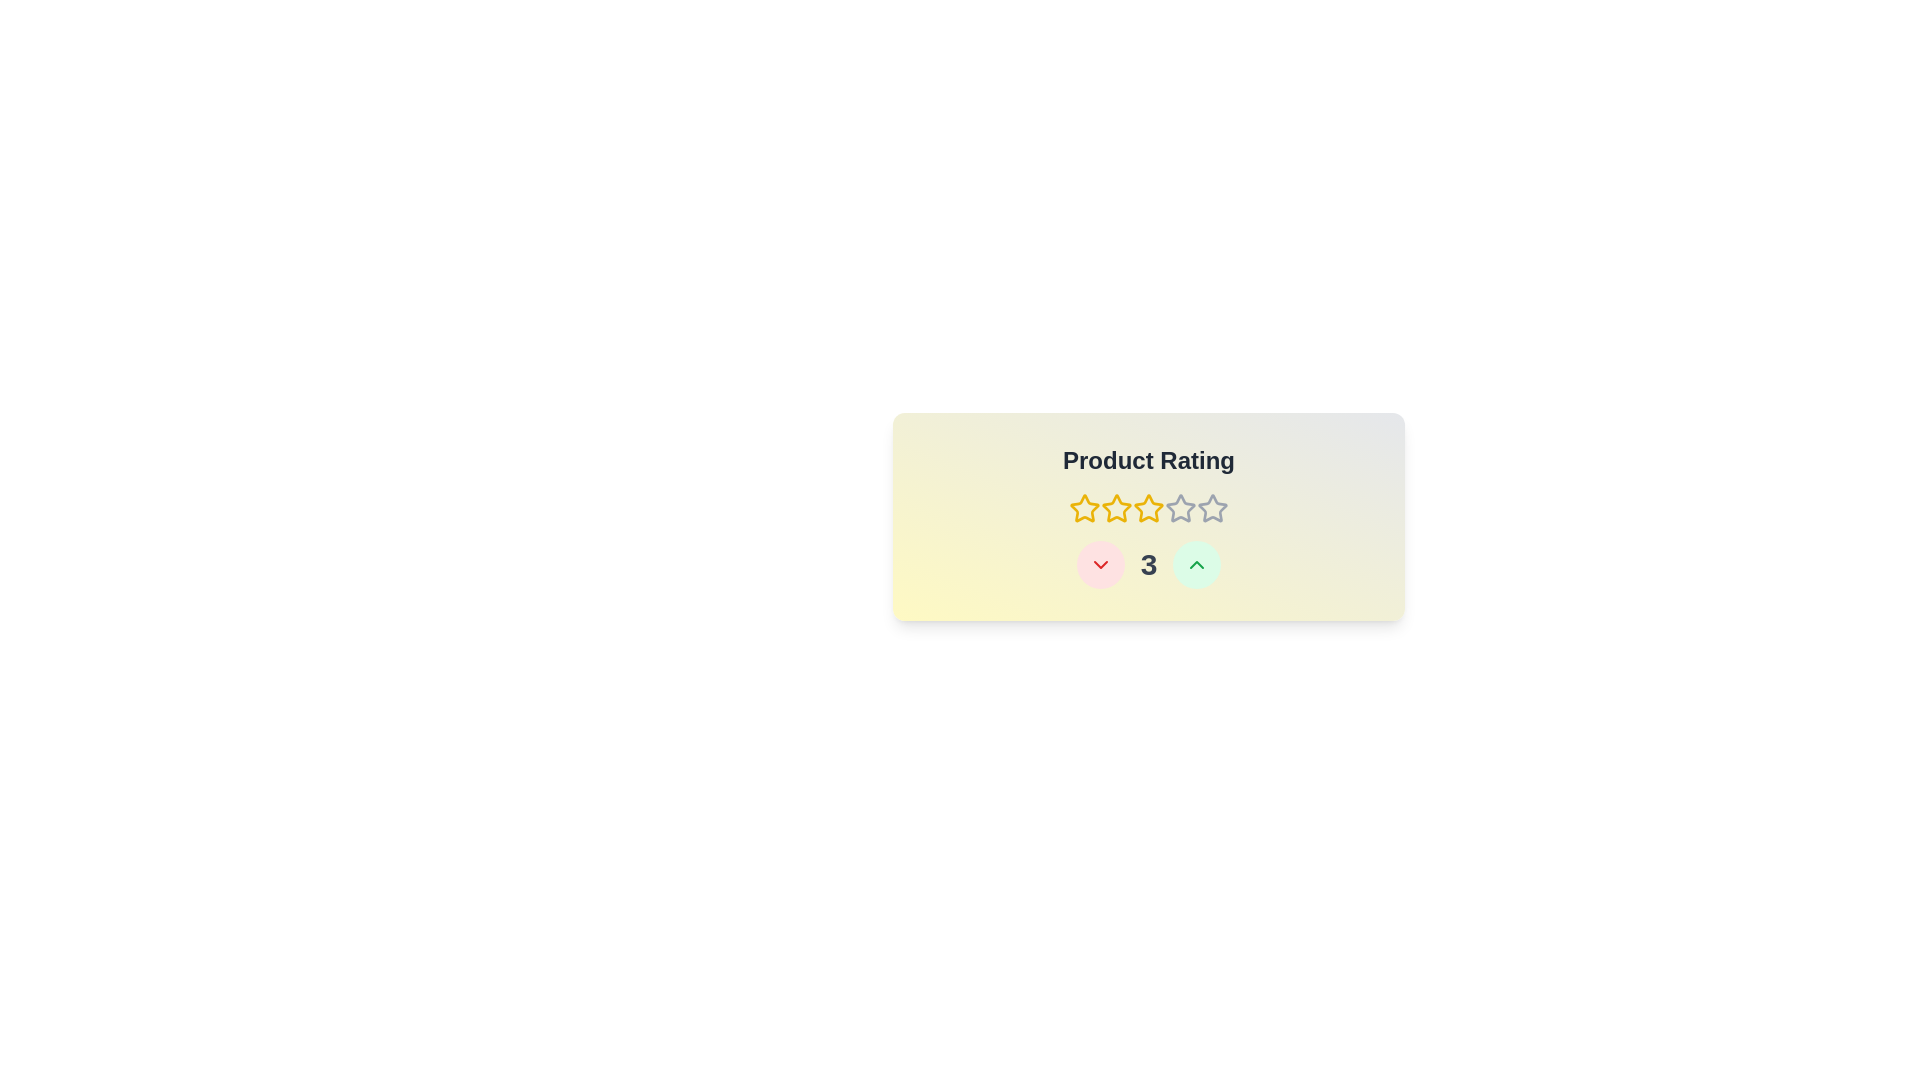 The height and width of the screenshot is (1080, 1920). Describe the element at coordinates (1180, 508) in the screenshot. I see `the fifth star` at that location.